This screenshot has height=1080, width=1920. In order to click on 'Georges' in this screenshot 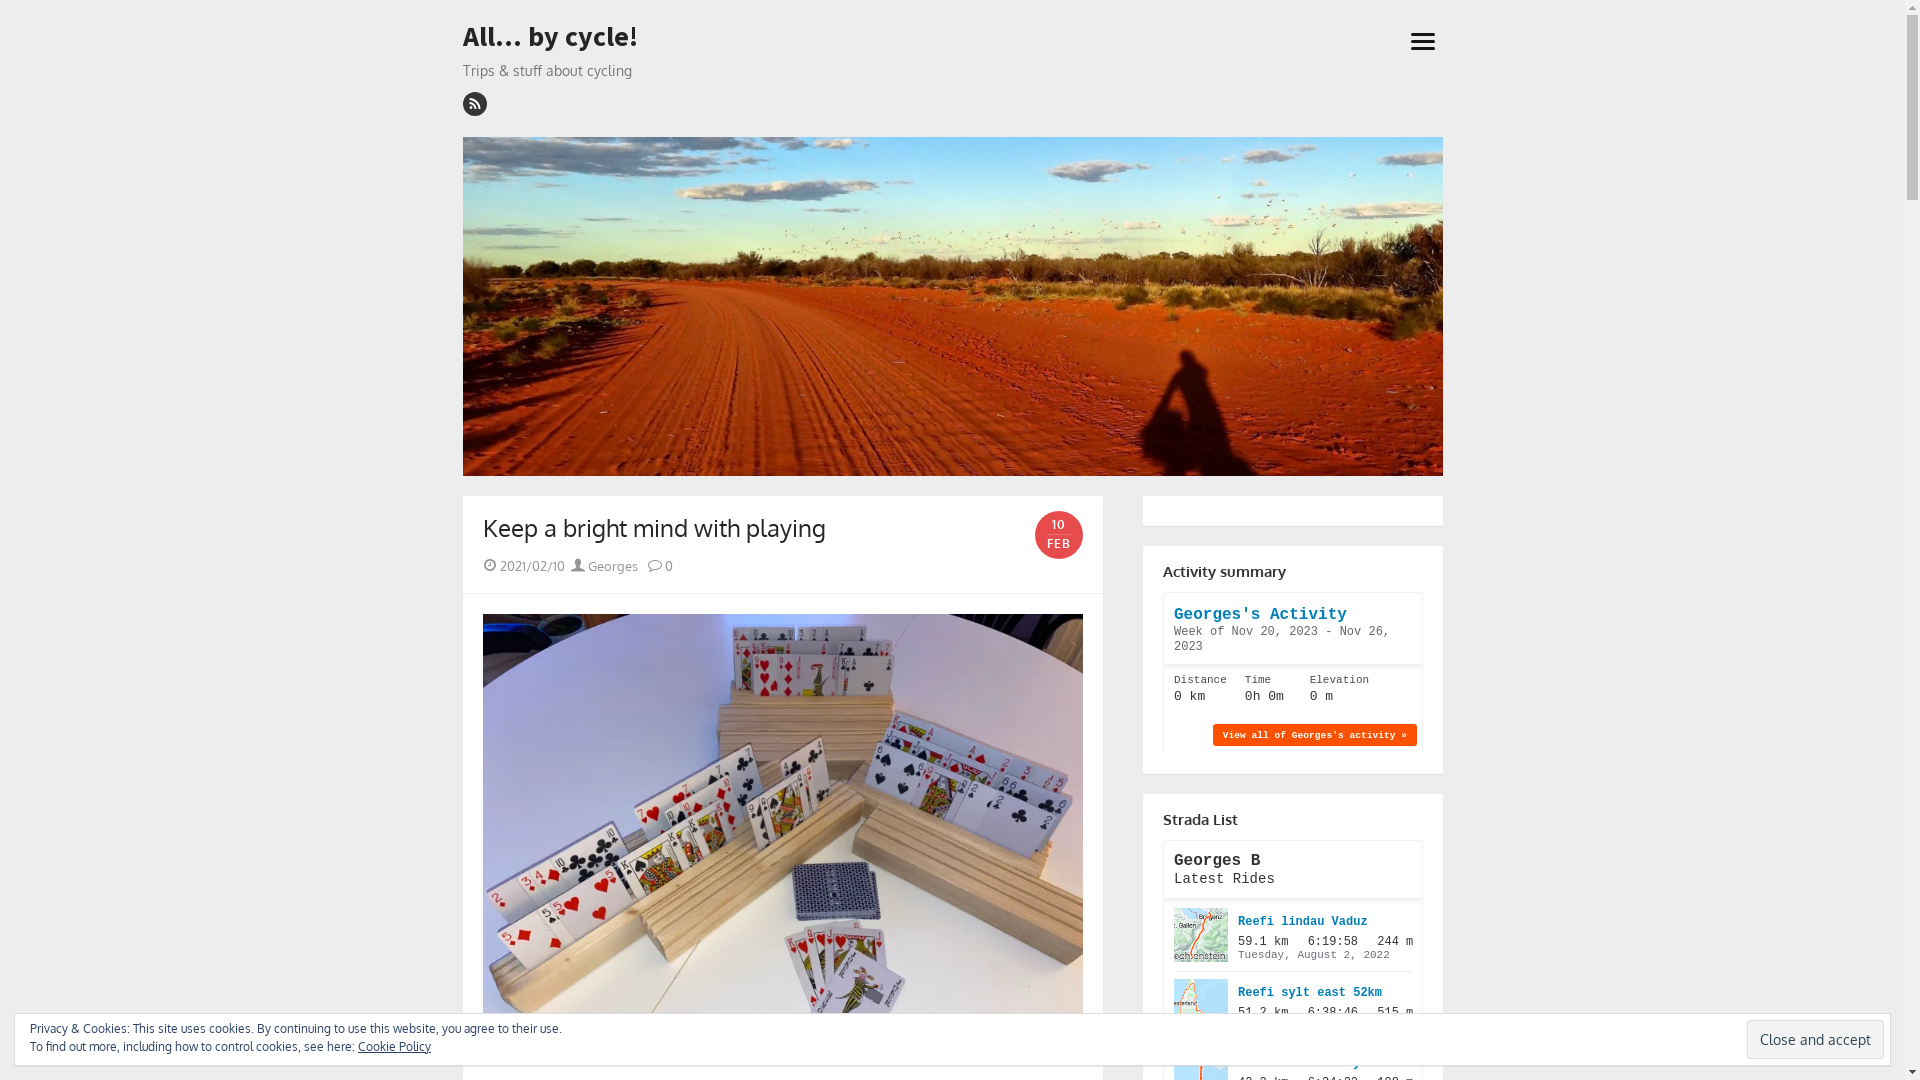, I will do `click(570, 566)`.